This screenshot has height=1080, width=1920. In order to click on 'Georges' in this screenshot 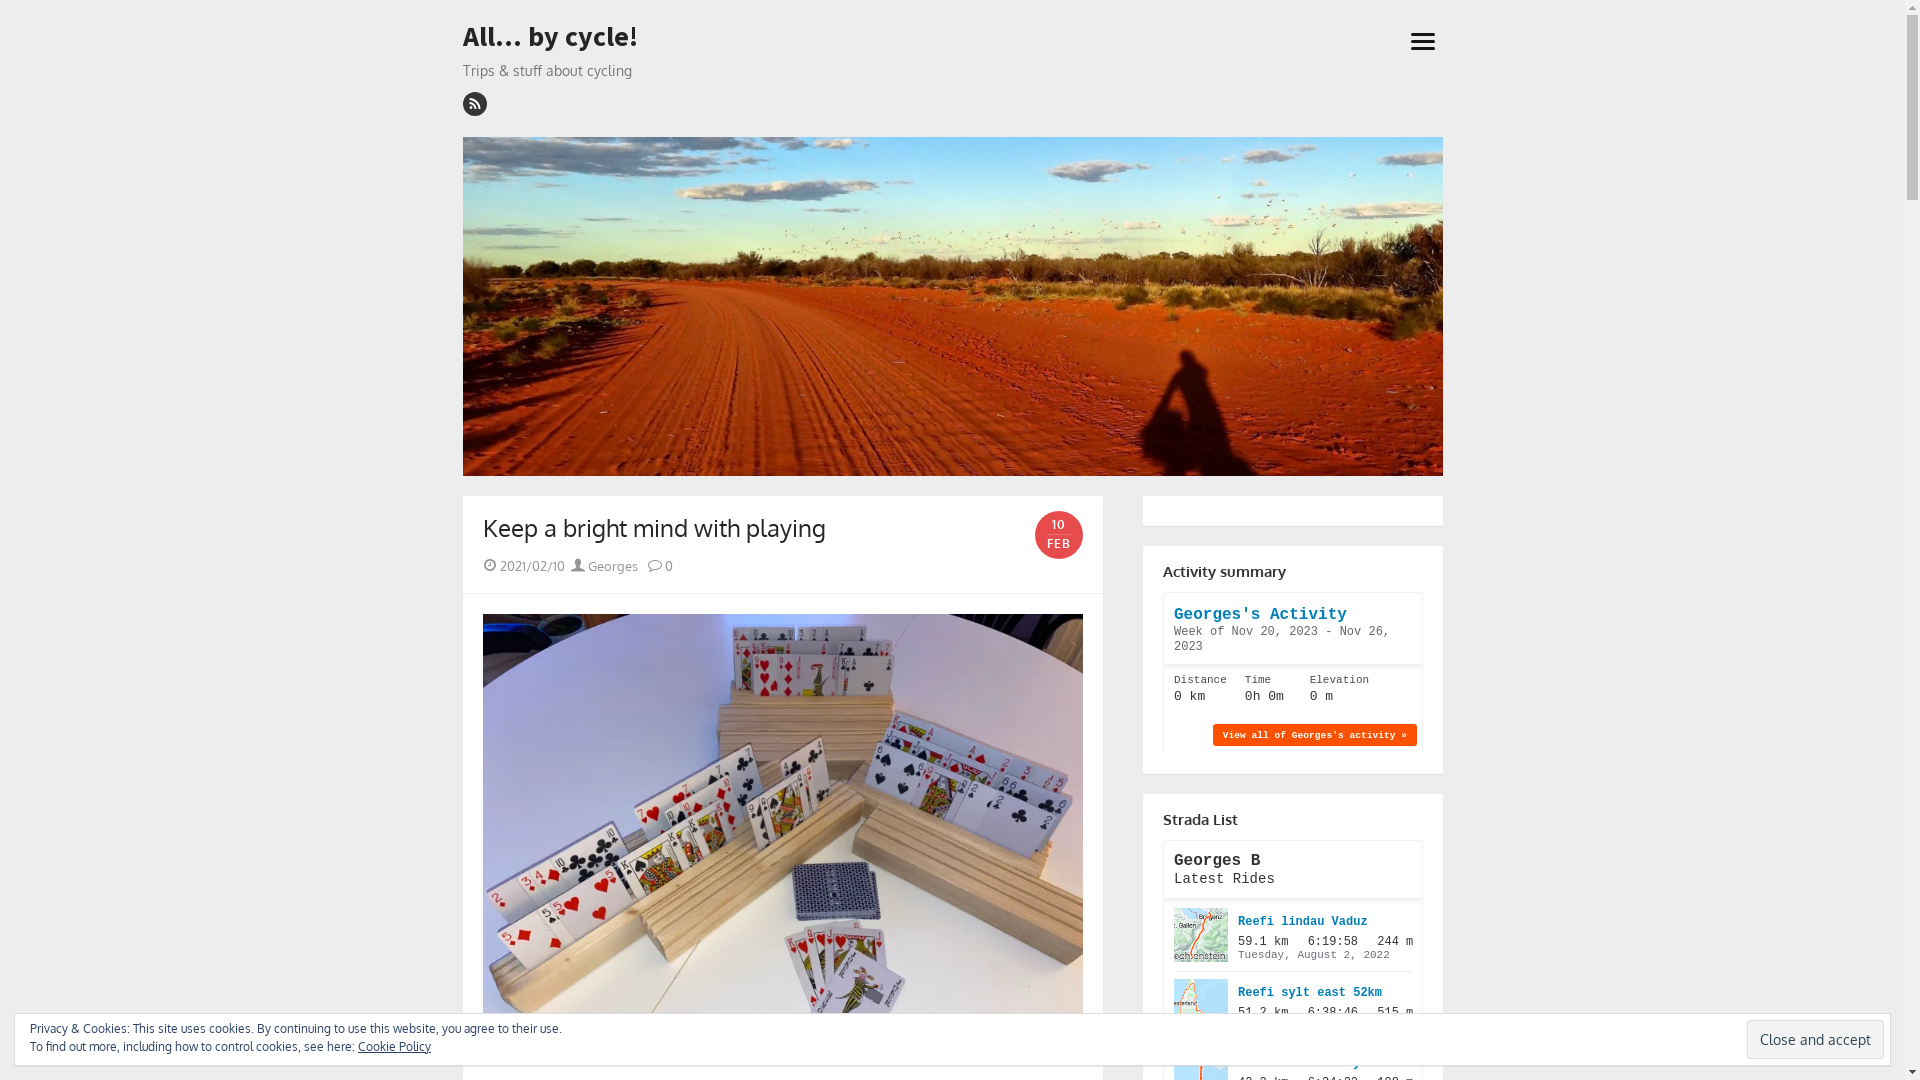, I will do `click(570, 566)`.